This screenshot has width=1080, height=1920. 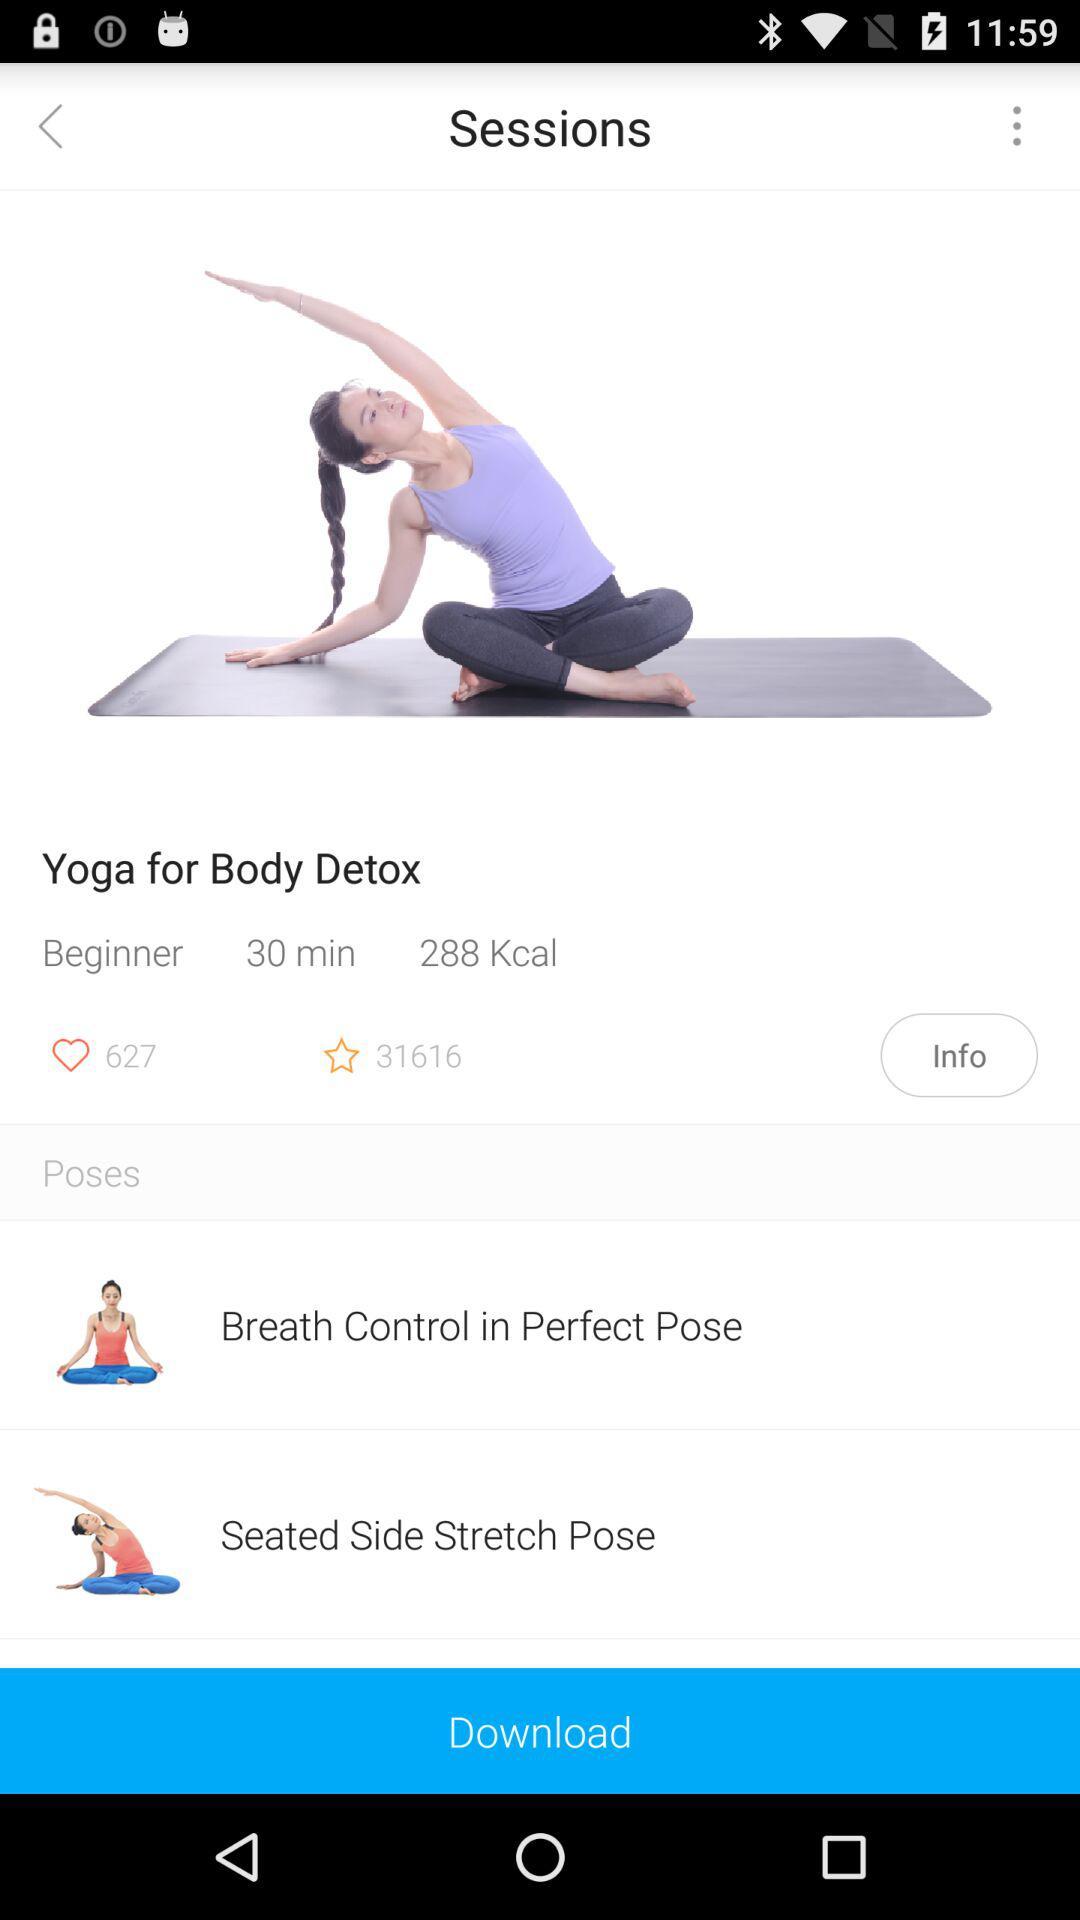 What do you see at coordinates (1017, 133) in the screenshot?
I see `the more icon` at bounding box center [1017, 133].